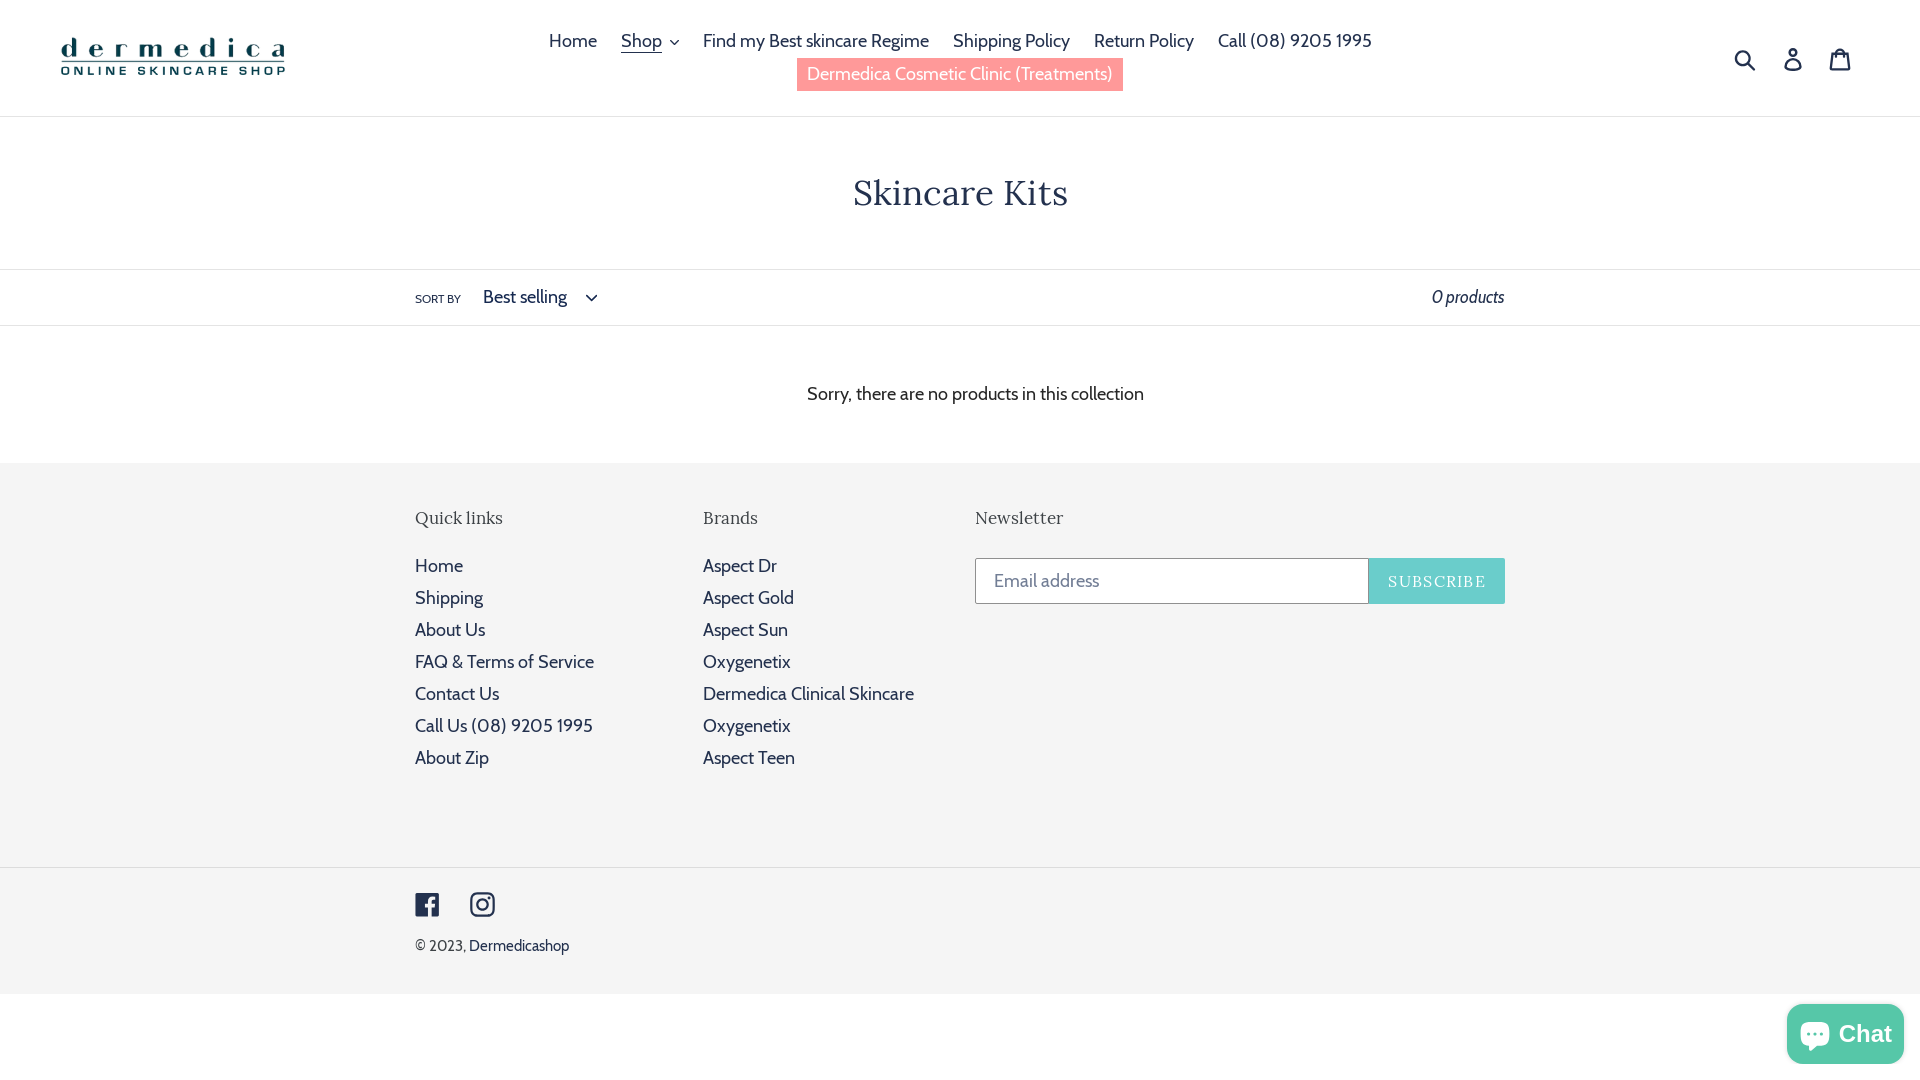  What do you see at coordinates (449, 628) in the screenshot?
I see `'About Us'` at bounding box center [449, 628].